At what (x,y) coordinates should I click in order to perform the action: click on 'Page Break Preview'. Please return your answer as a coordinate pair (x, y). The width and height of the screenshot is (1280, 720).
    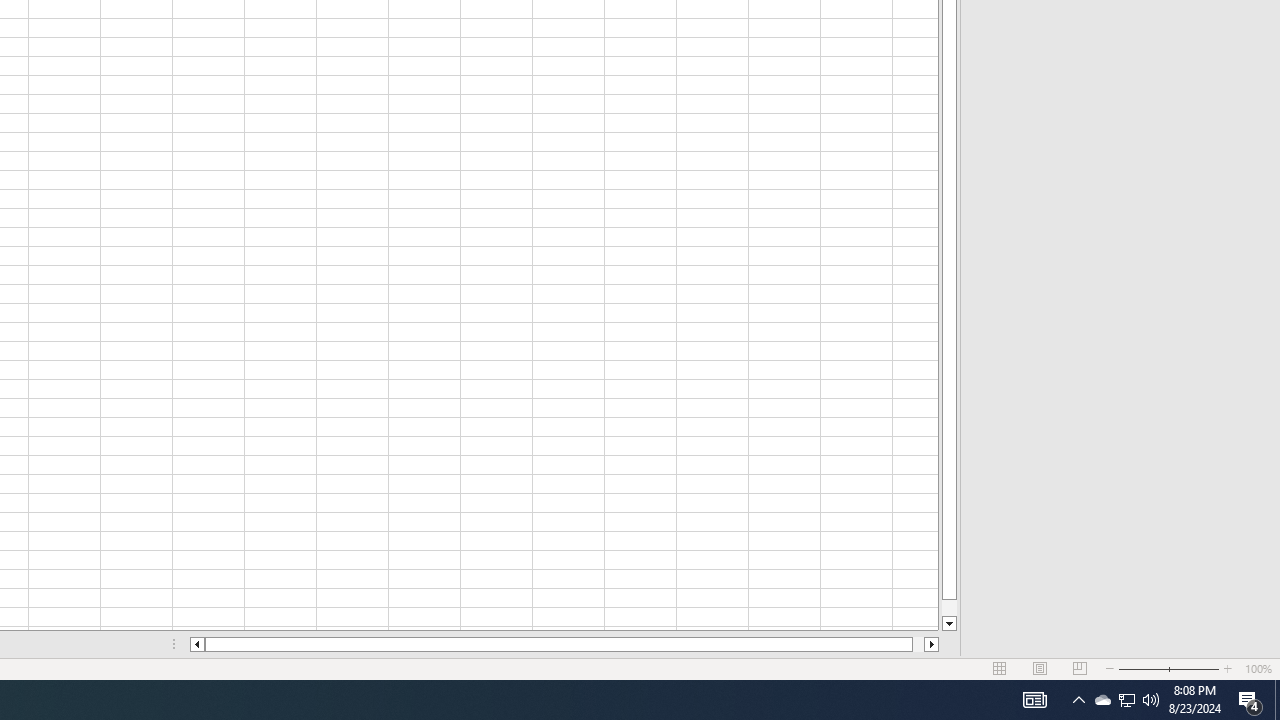
    Looking at the image, I should click on (1078, 669).